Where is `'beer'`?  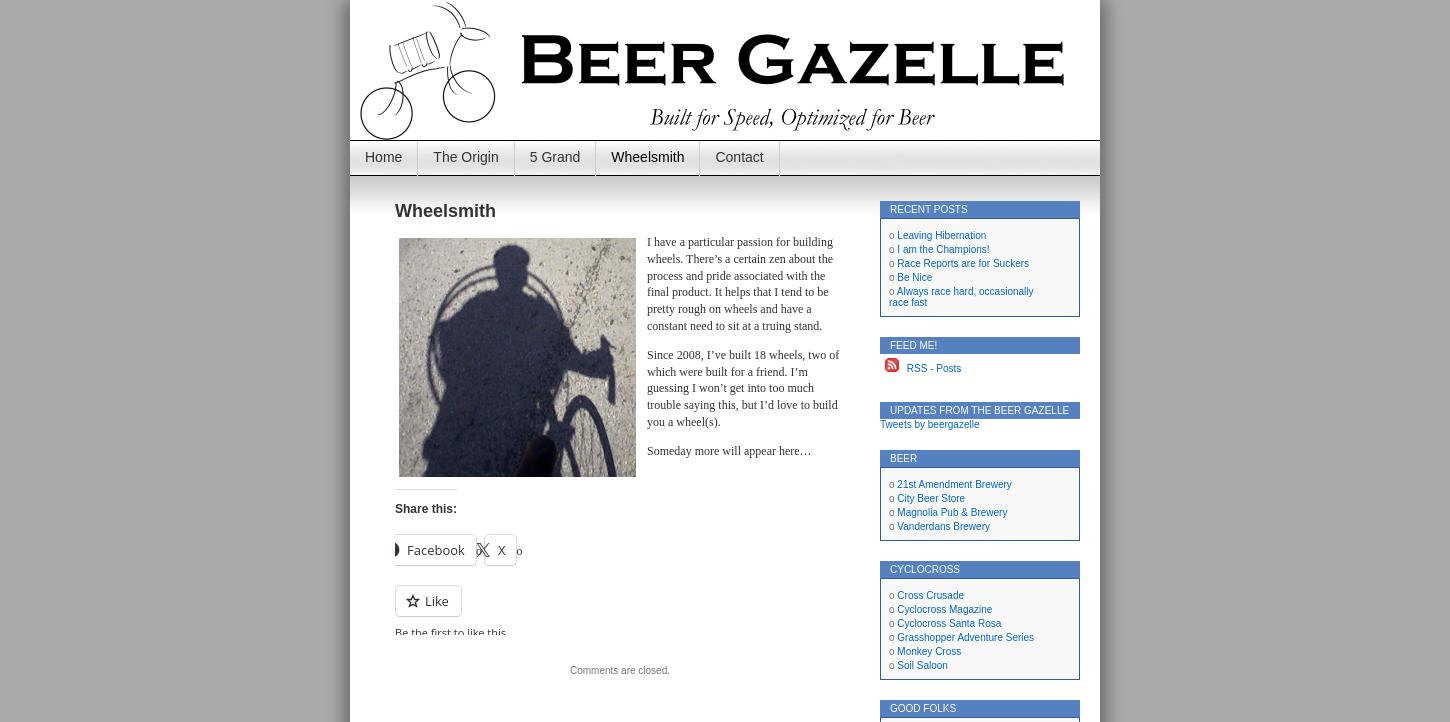 'beer' is located at coordinates (902, 457).